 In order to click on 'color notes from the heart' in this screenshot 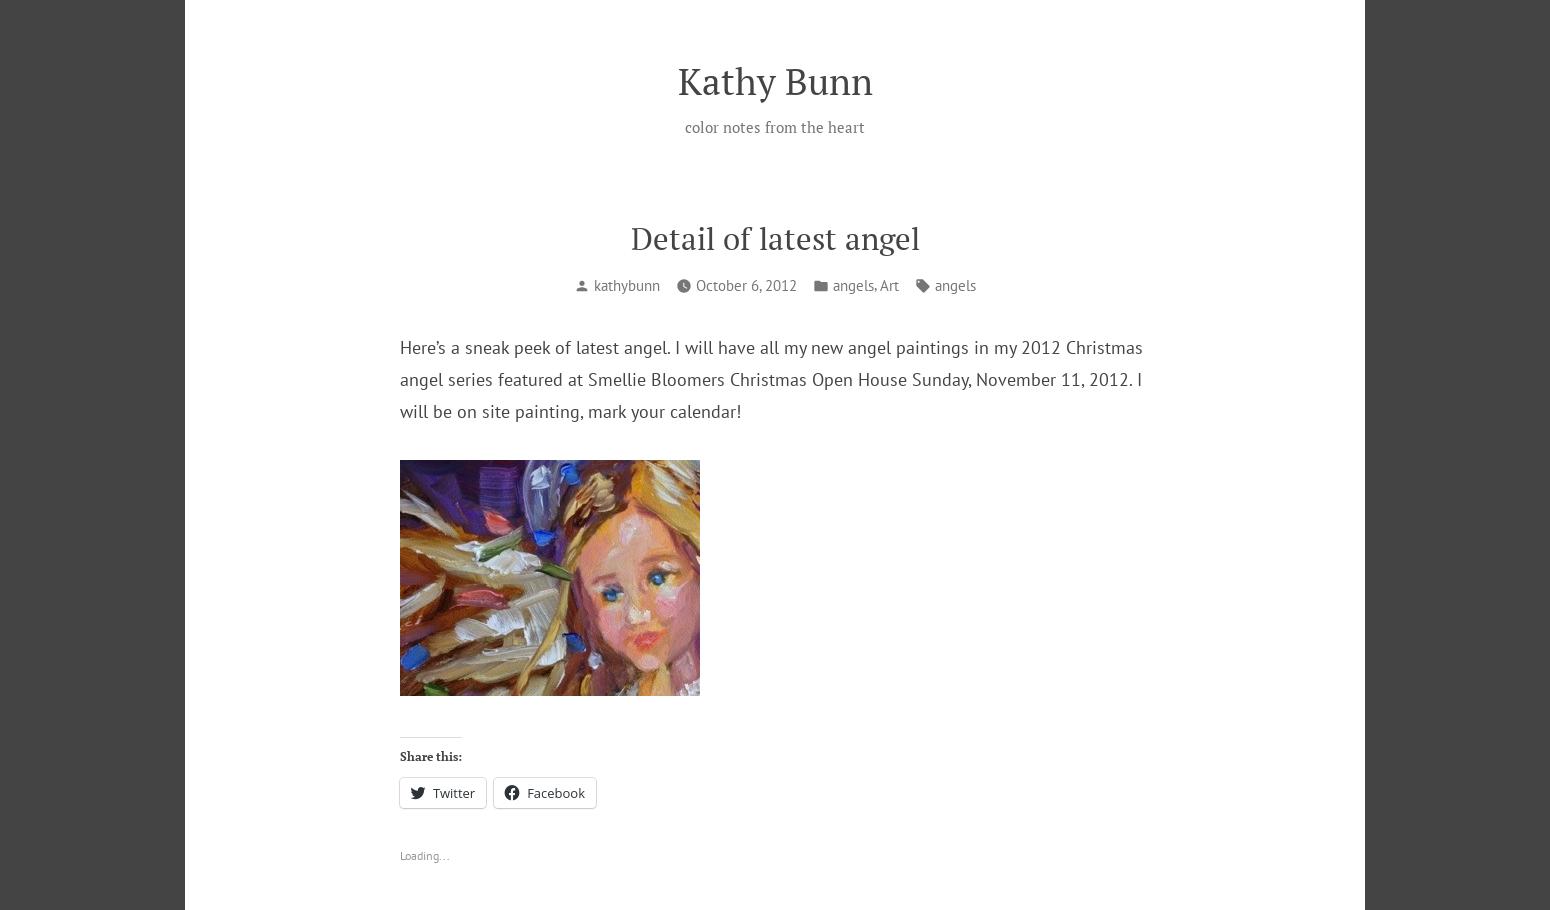, I will do `click(683, 127)`.